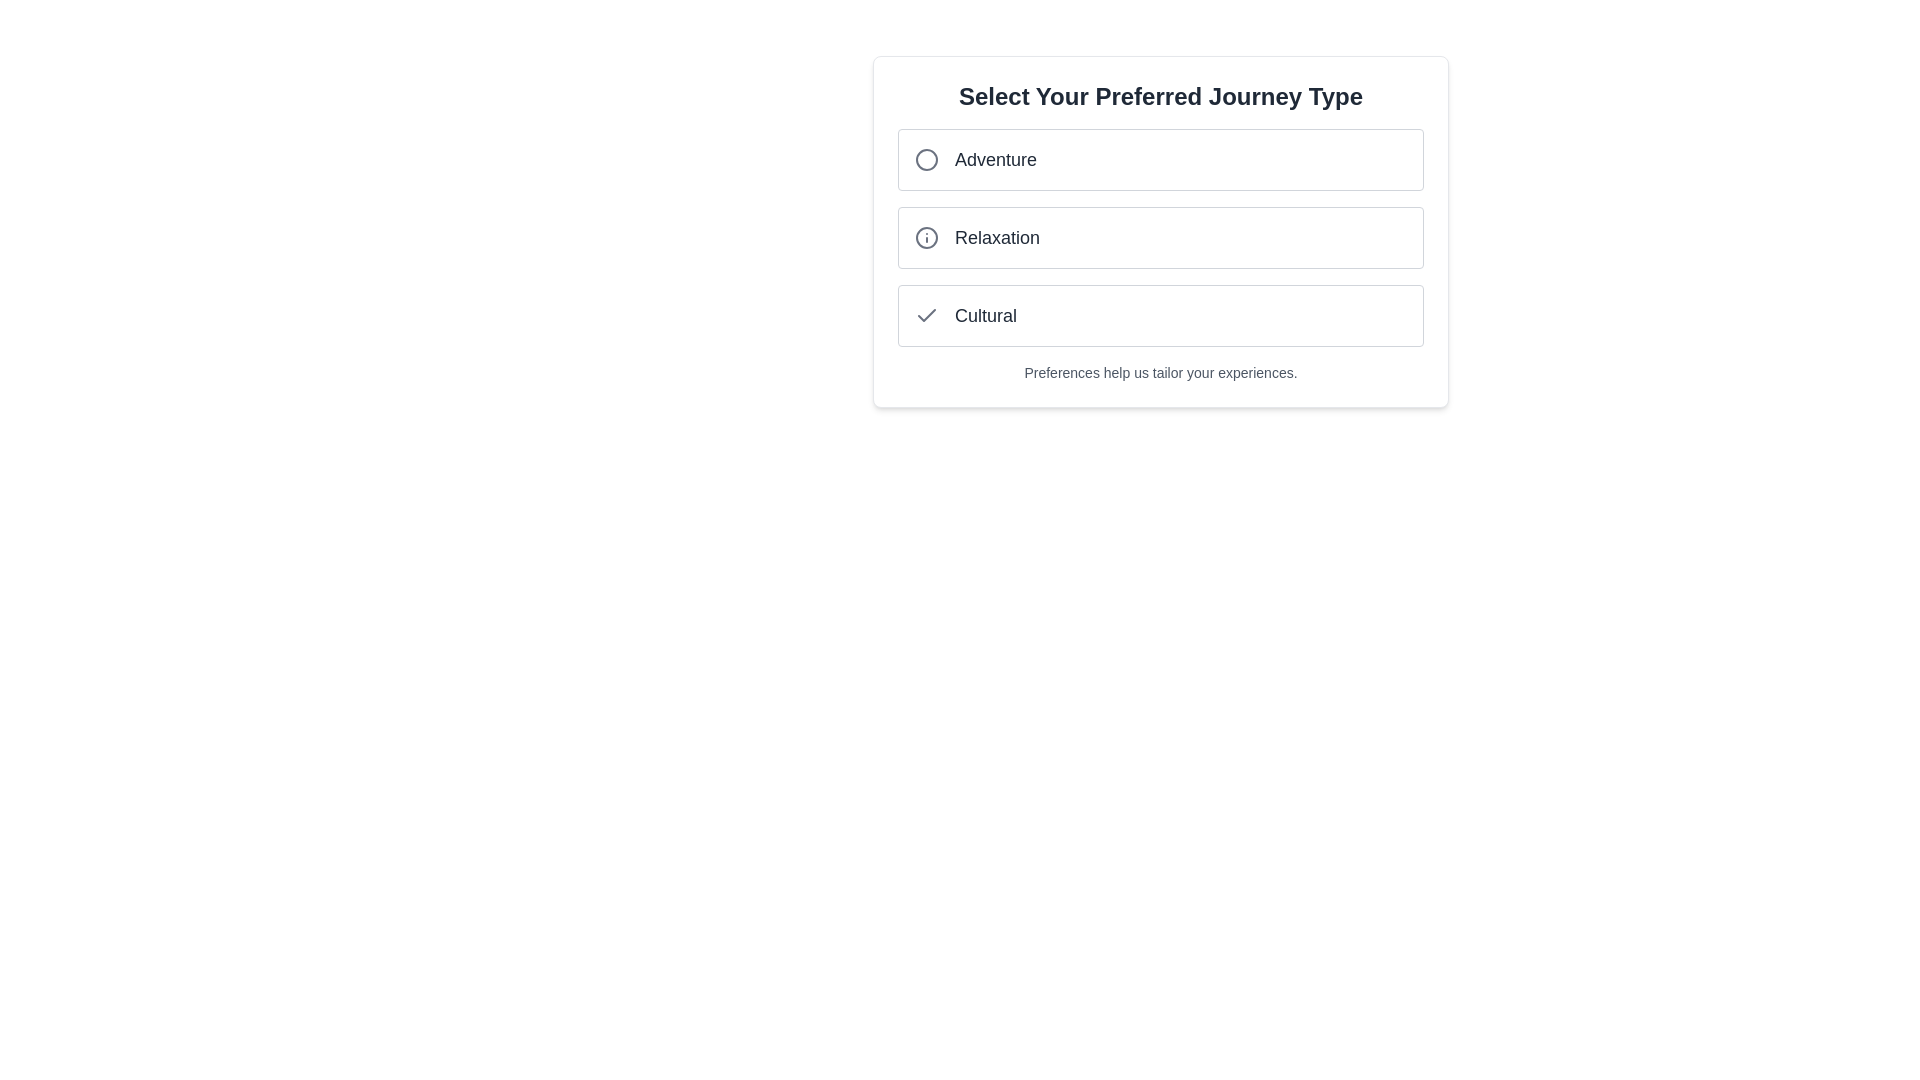 The image size is (1920, 1080). I want to click on the Selector item for the Relaxation option in the preference selection menu, so click(1161, 237).